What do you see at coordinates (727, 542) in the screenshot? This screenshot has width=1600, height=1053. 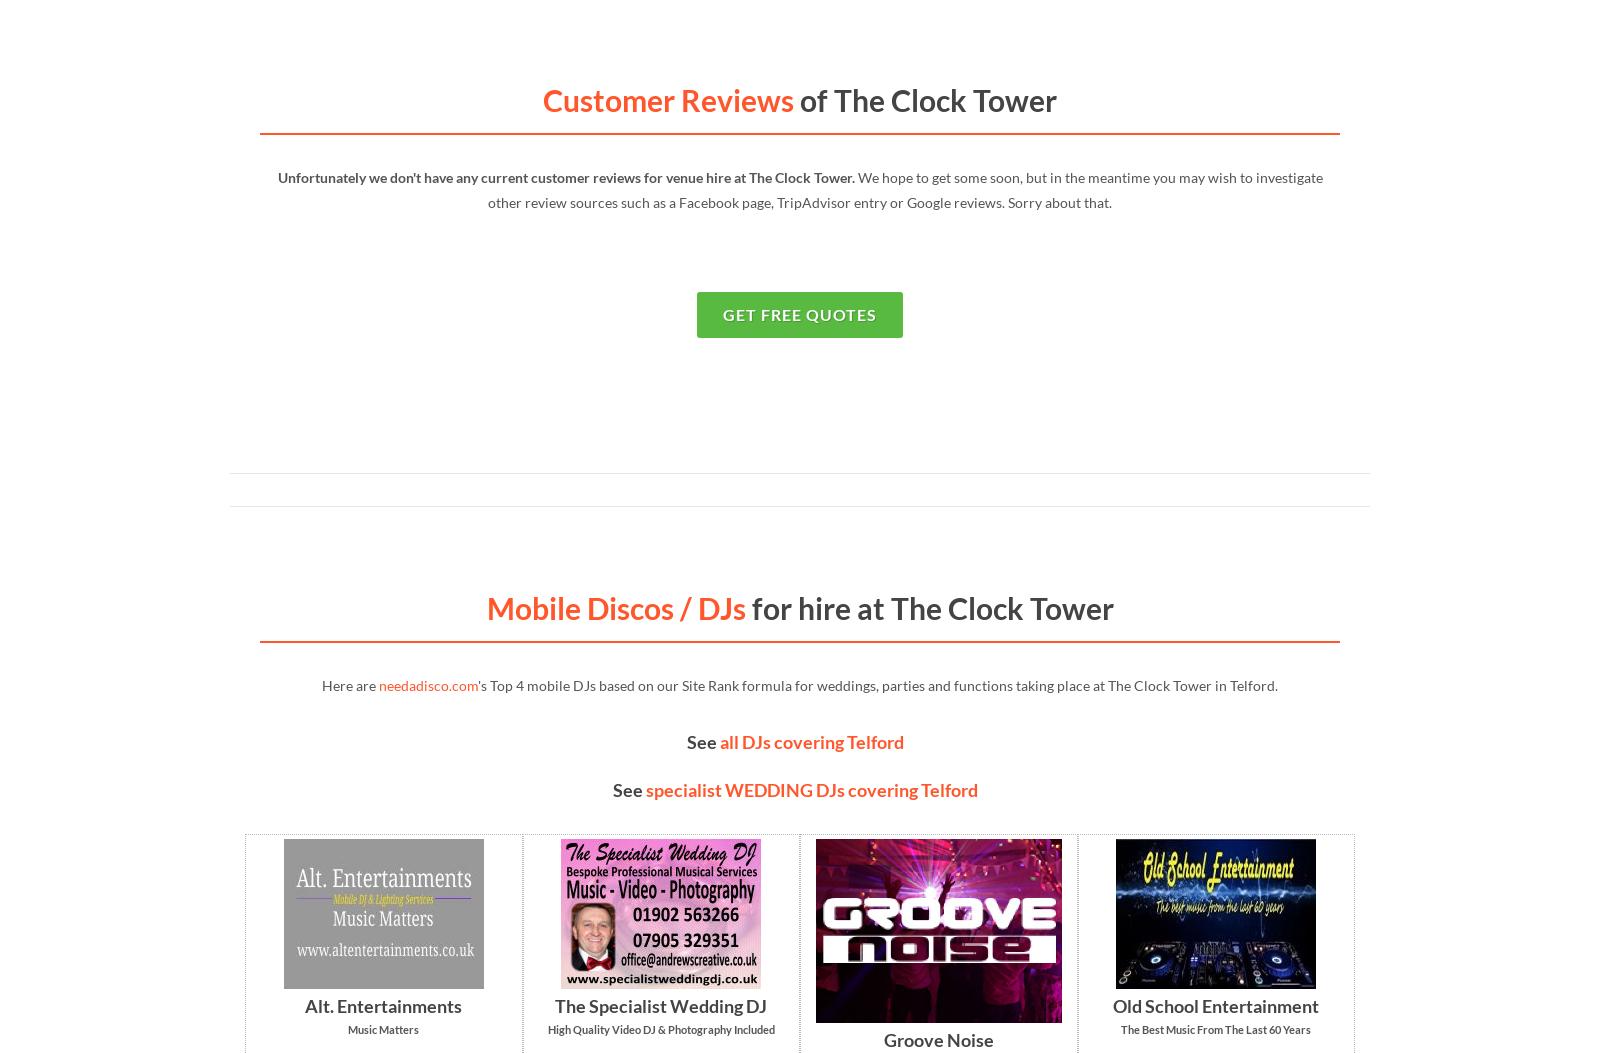 I see `'LOVE Letters'` at bounding box center [727, 542].